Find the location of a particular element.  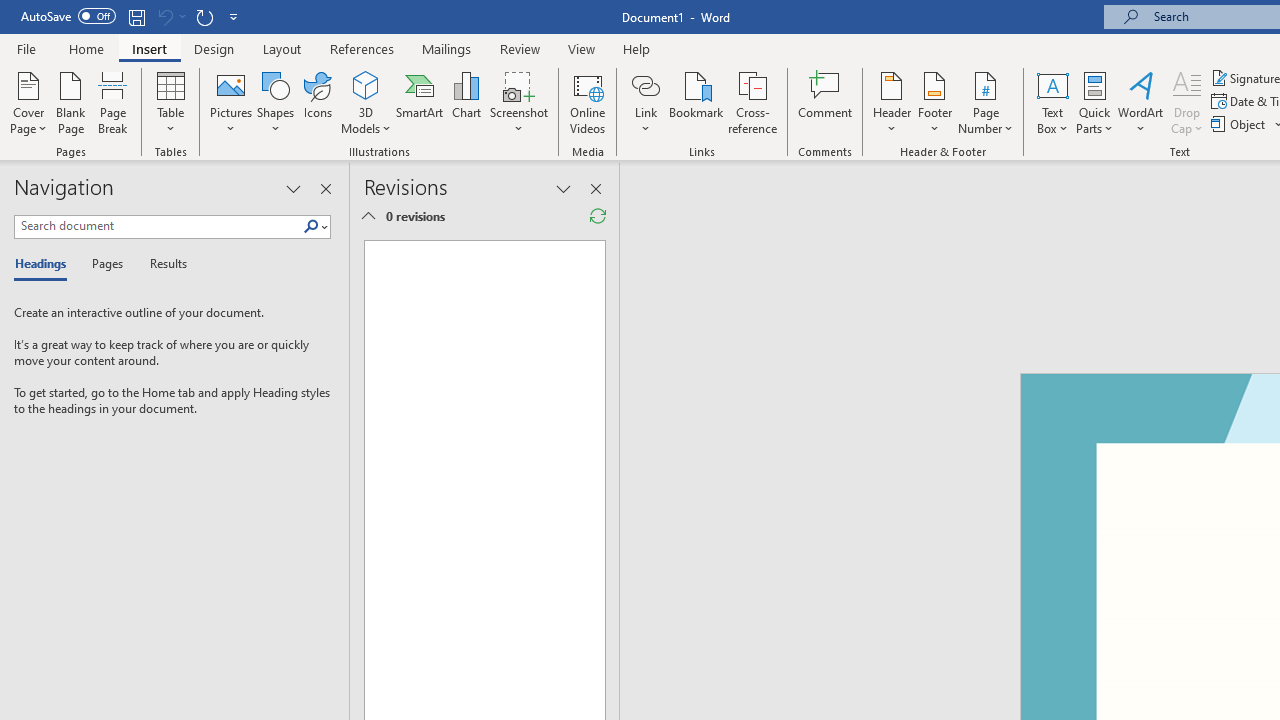

'Cover Page' is located at coordinates (28, 103).